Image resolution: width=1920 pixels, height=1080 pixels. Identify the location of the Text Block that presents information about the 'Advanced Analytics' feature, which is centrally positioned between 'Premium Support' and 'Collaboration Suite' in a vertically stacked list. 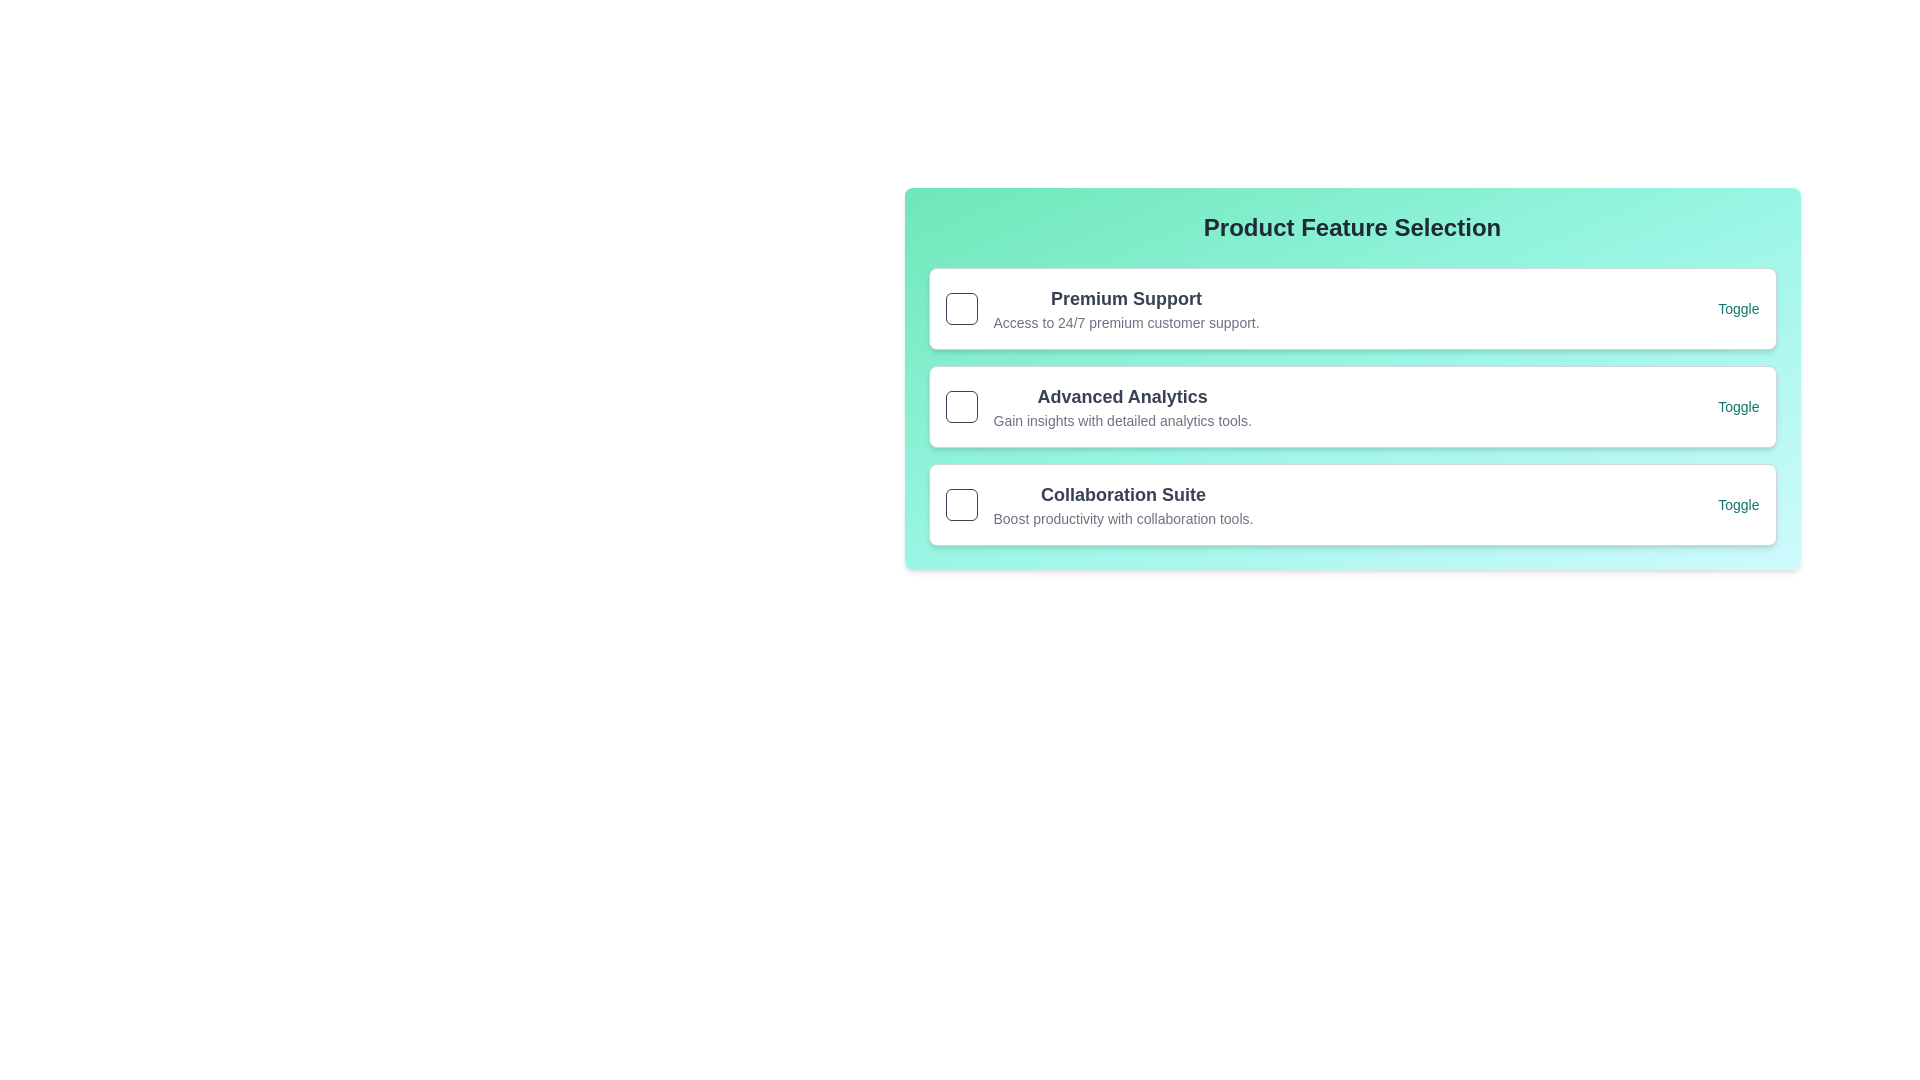
(1122, 406).